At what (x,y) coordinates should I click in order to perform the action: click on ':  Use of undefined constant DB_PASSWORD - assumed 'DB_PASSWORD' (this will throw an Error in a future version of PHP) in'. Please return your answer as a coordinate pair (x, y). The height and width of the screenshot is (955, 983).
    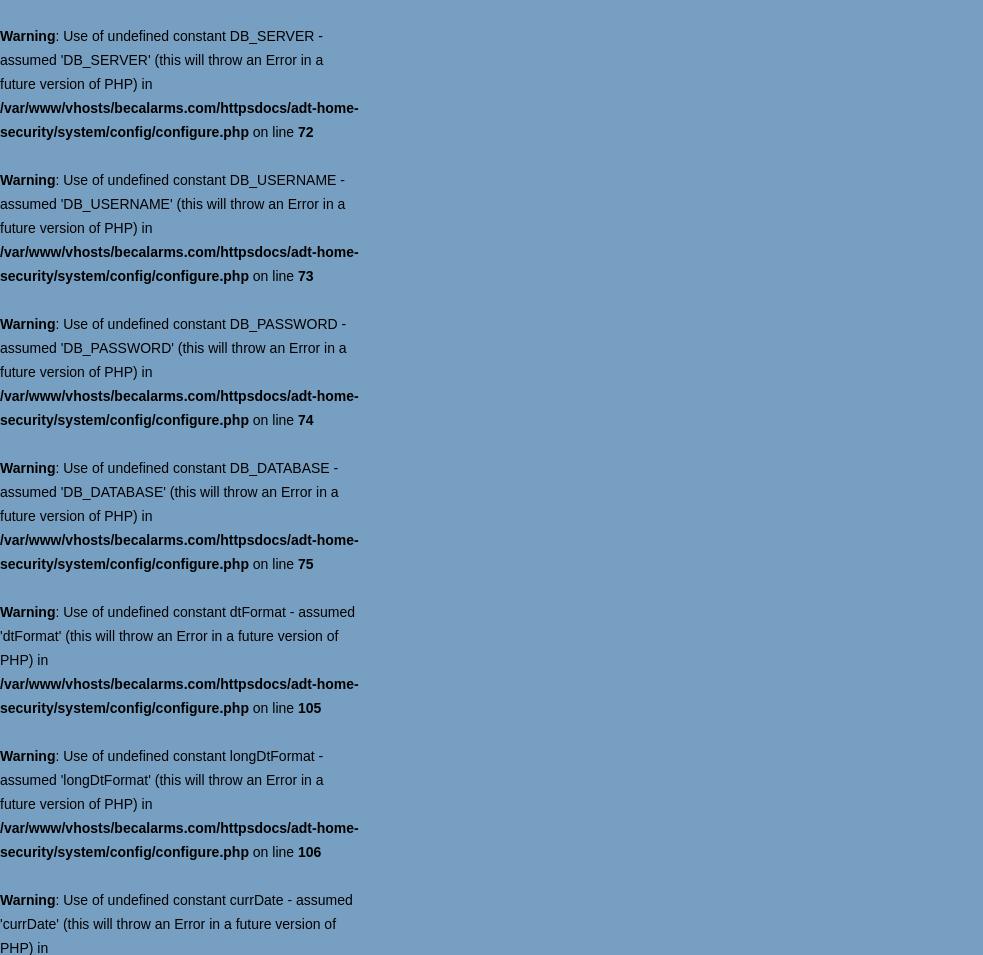
    Looking at the image, I should click on (173, 347).